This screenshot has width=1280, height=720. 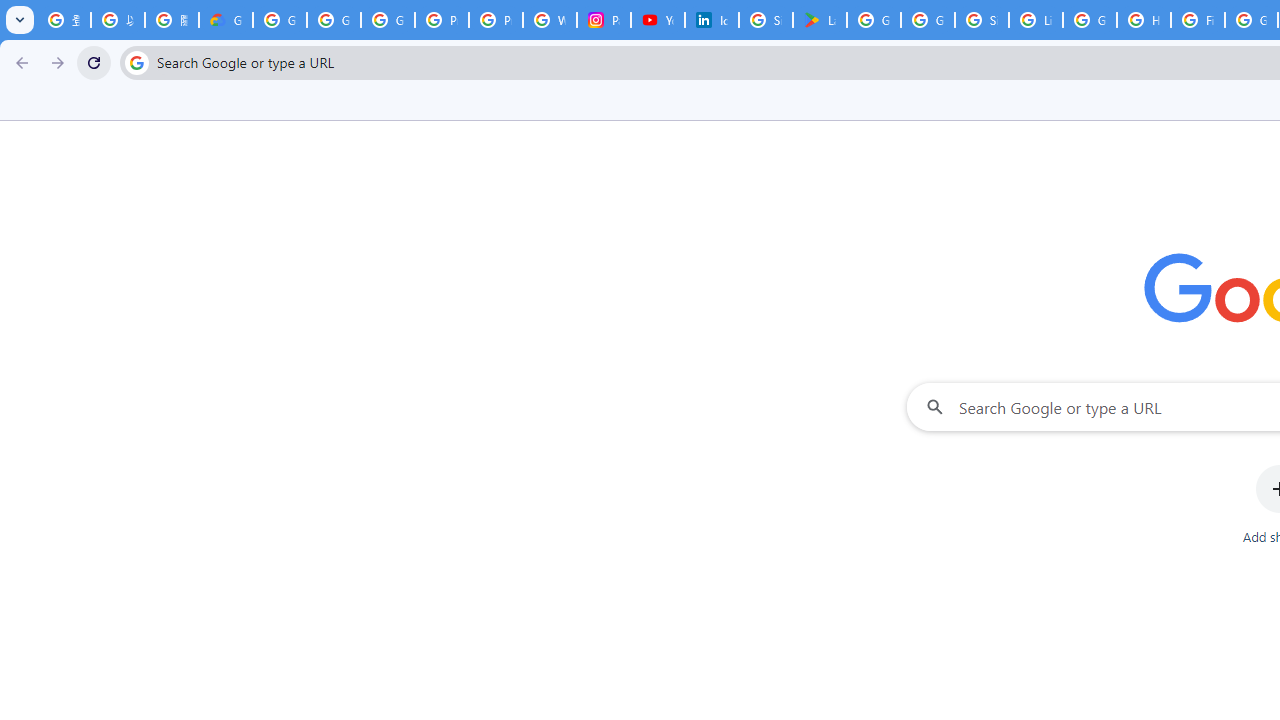 I want to click on 'Google Workspace - Specific Terms', so click(x=927, y=20).